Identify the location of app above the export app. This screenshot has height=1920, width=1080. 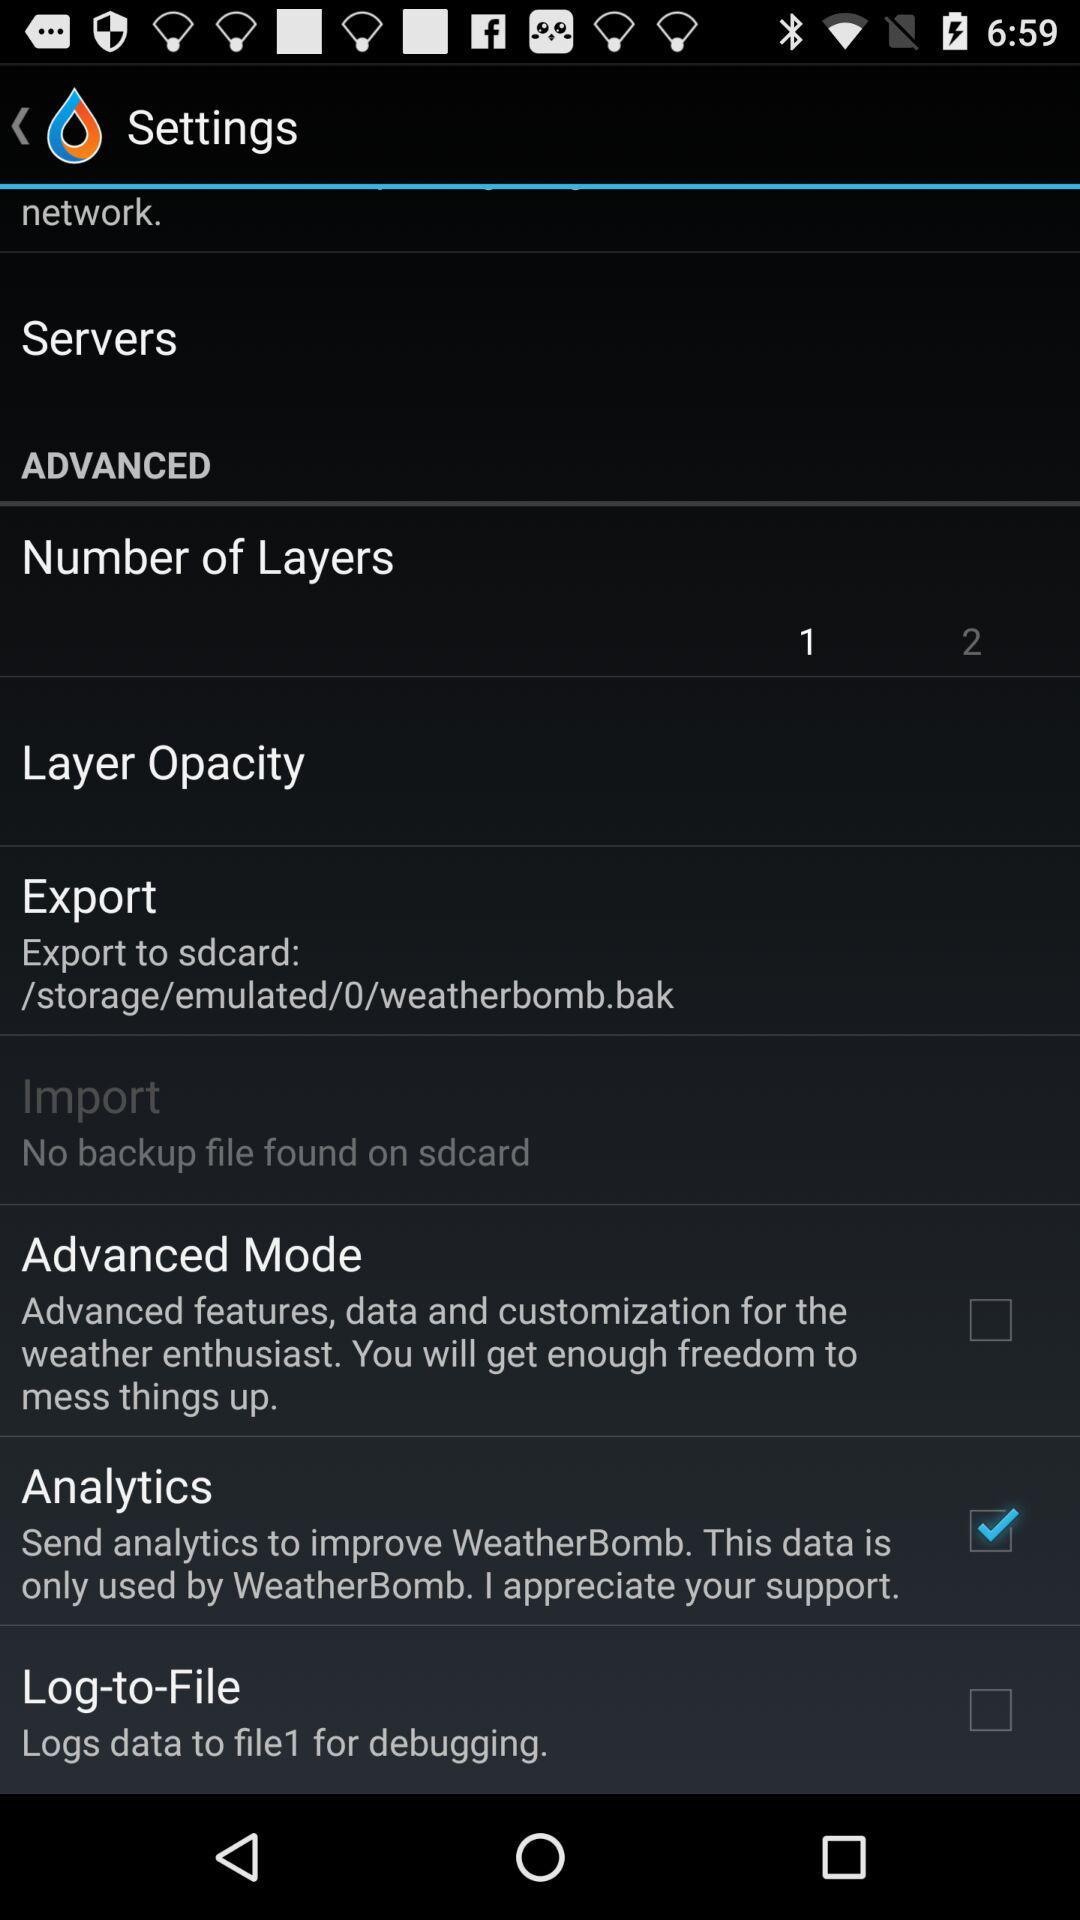
(162, 759).